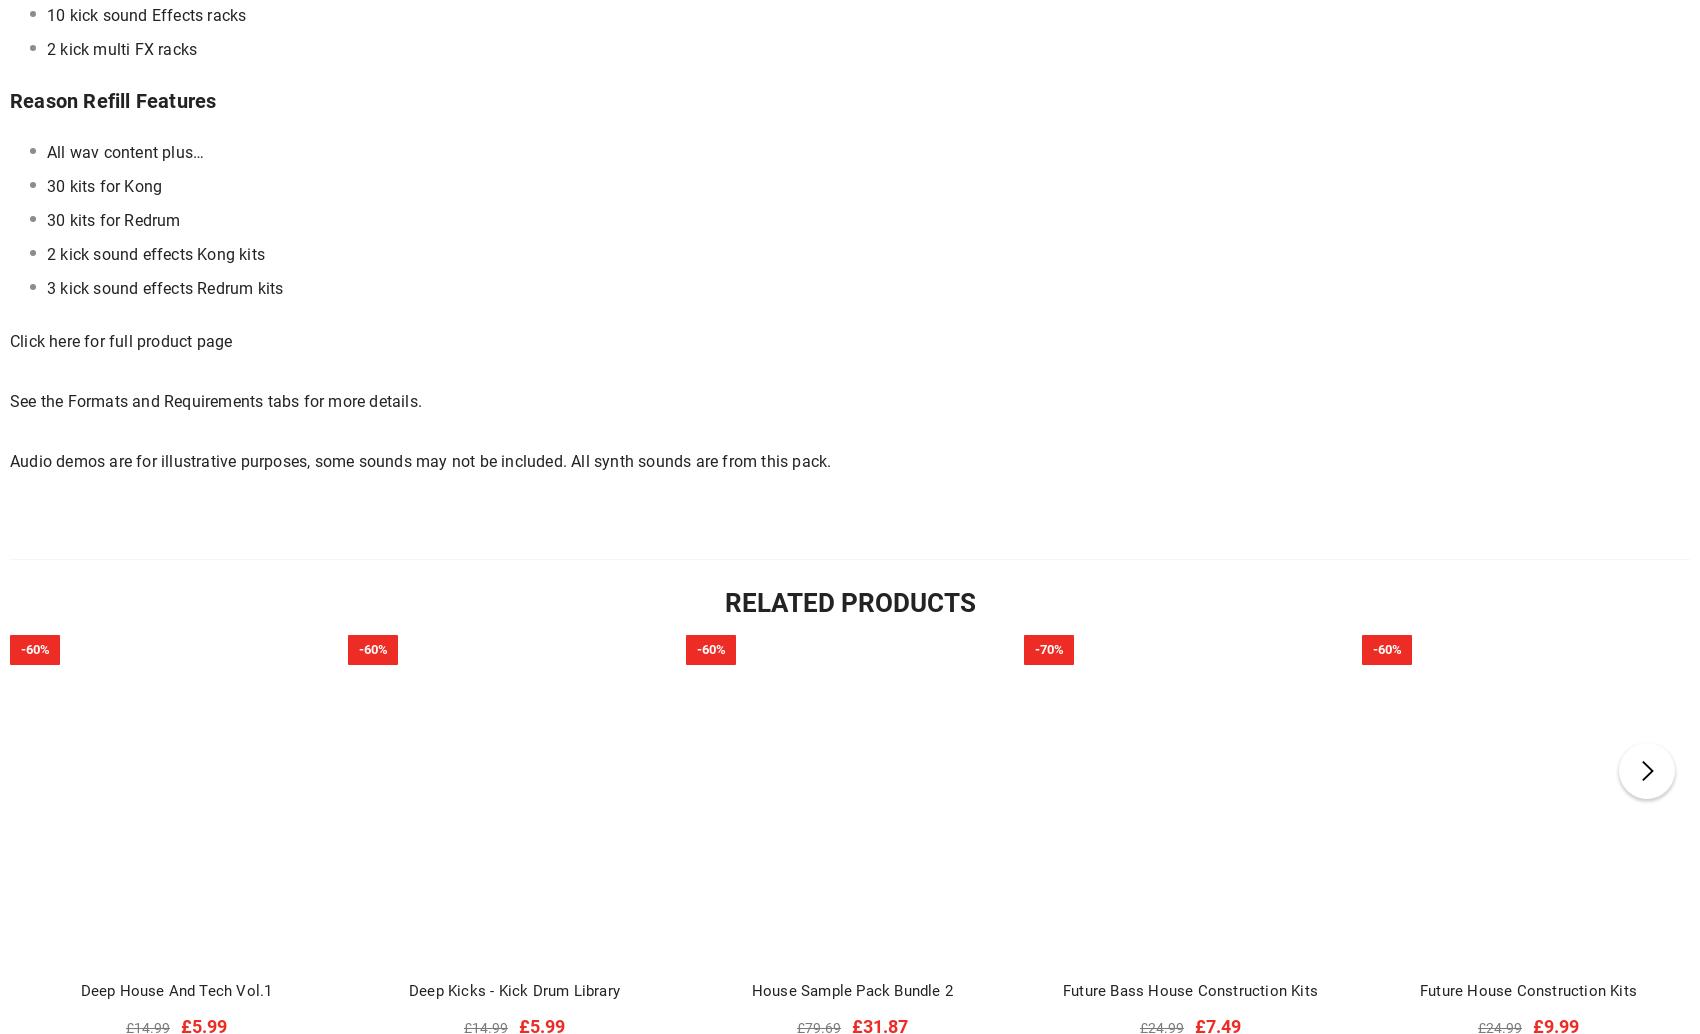 The height and width of the screenshot is (1034, 1700). Describe the element at coordinates (419, 460) in the screenshot. I see `'Audio demos are for illustrative purposes, some sounds may not be included. All synth sounds are from this pack.'` at that location.